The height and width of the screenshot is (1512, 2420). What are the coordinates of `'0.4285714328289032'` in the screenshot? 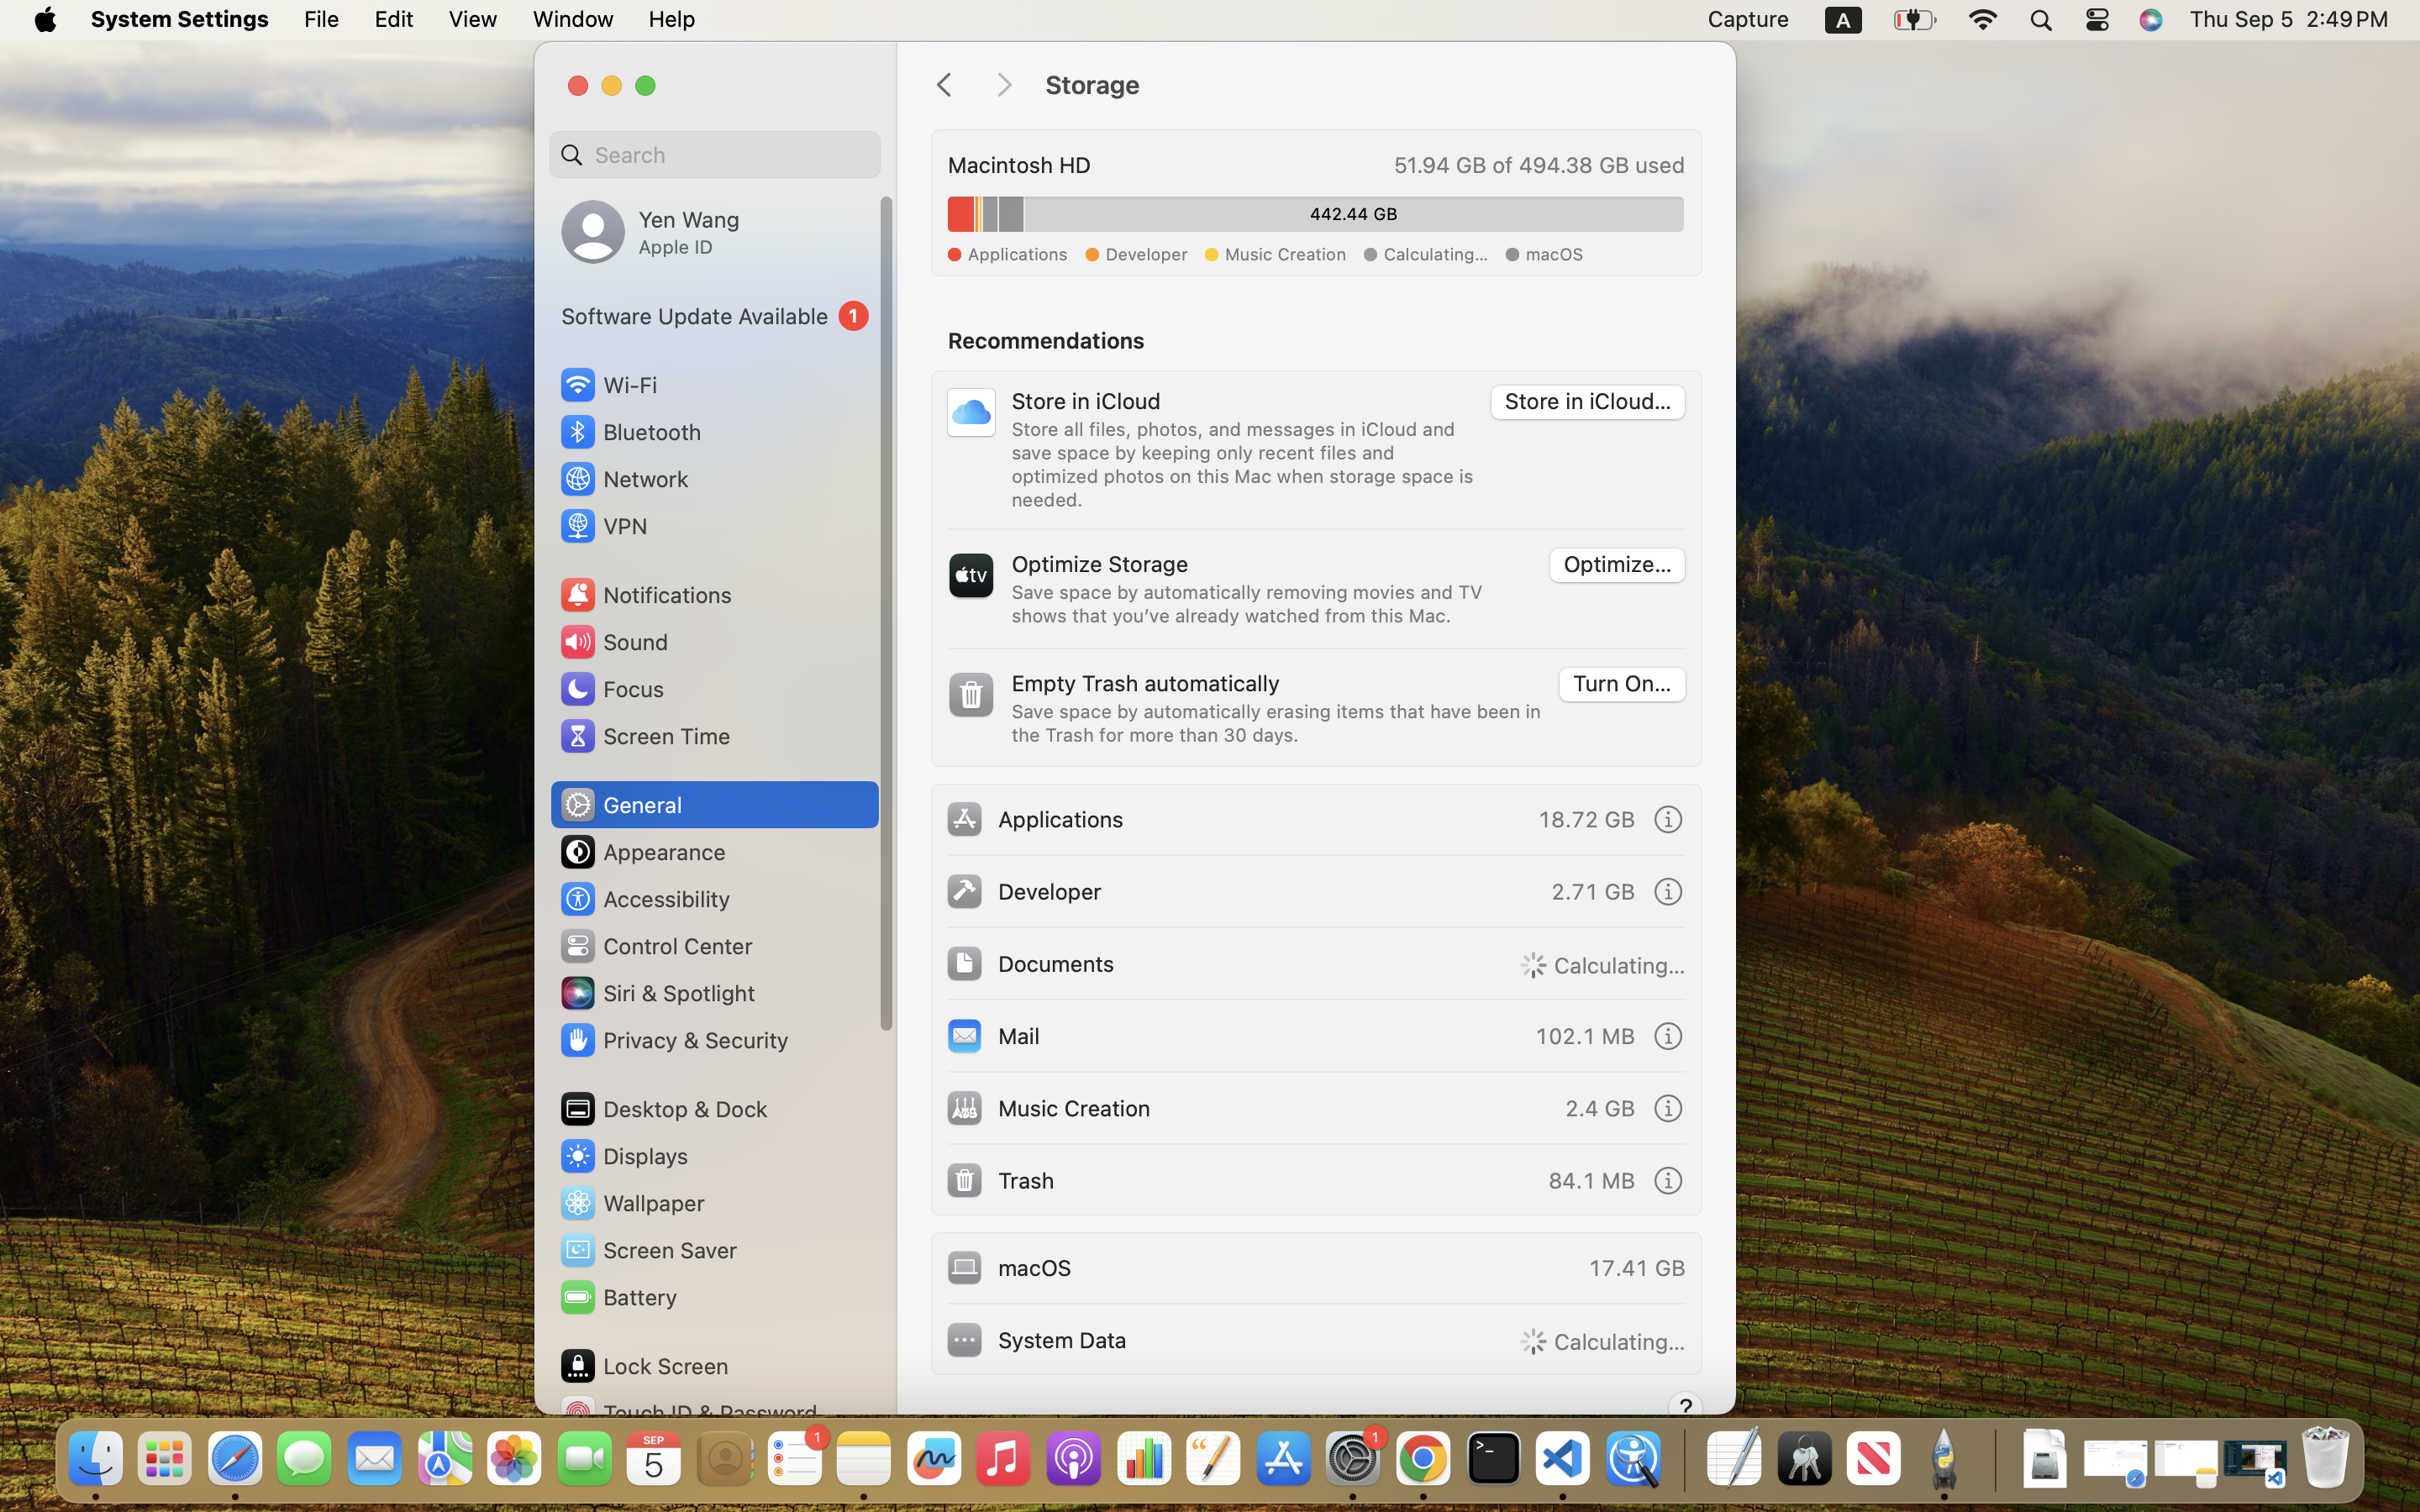 It's located at (1681, 1459).